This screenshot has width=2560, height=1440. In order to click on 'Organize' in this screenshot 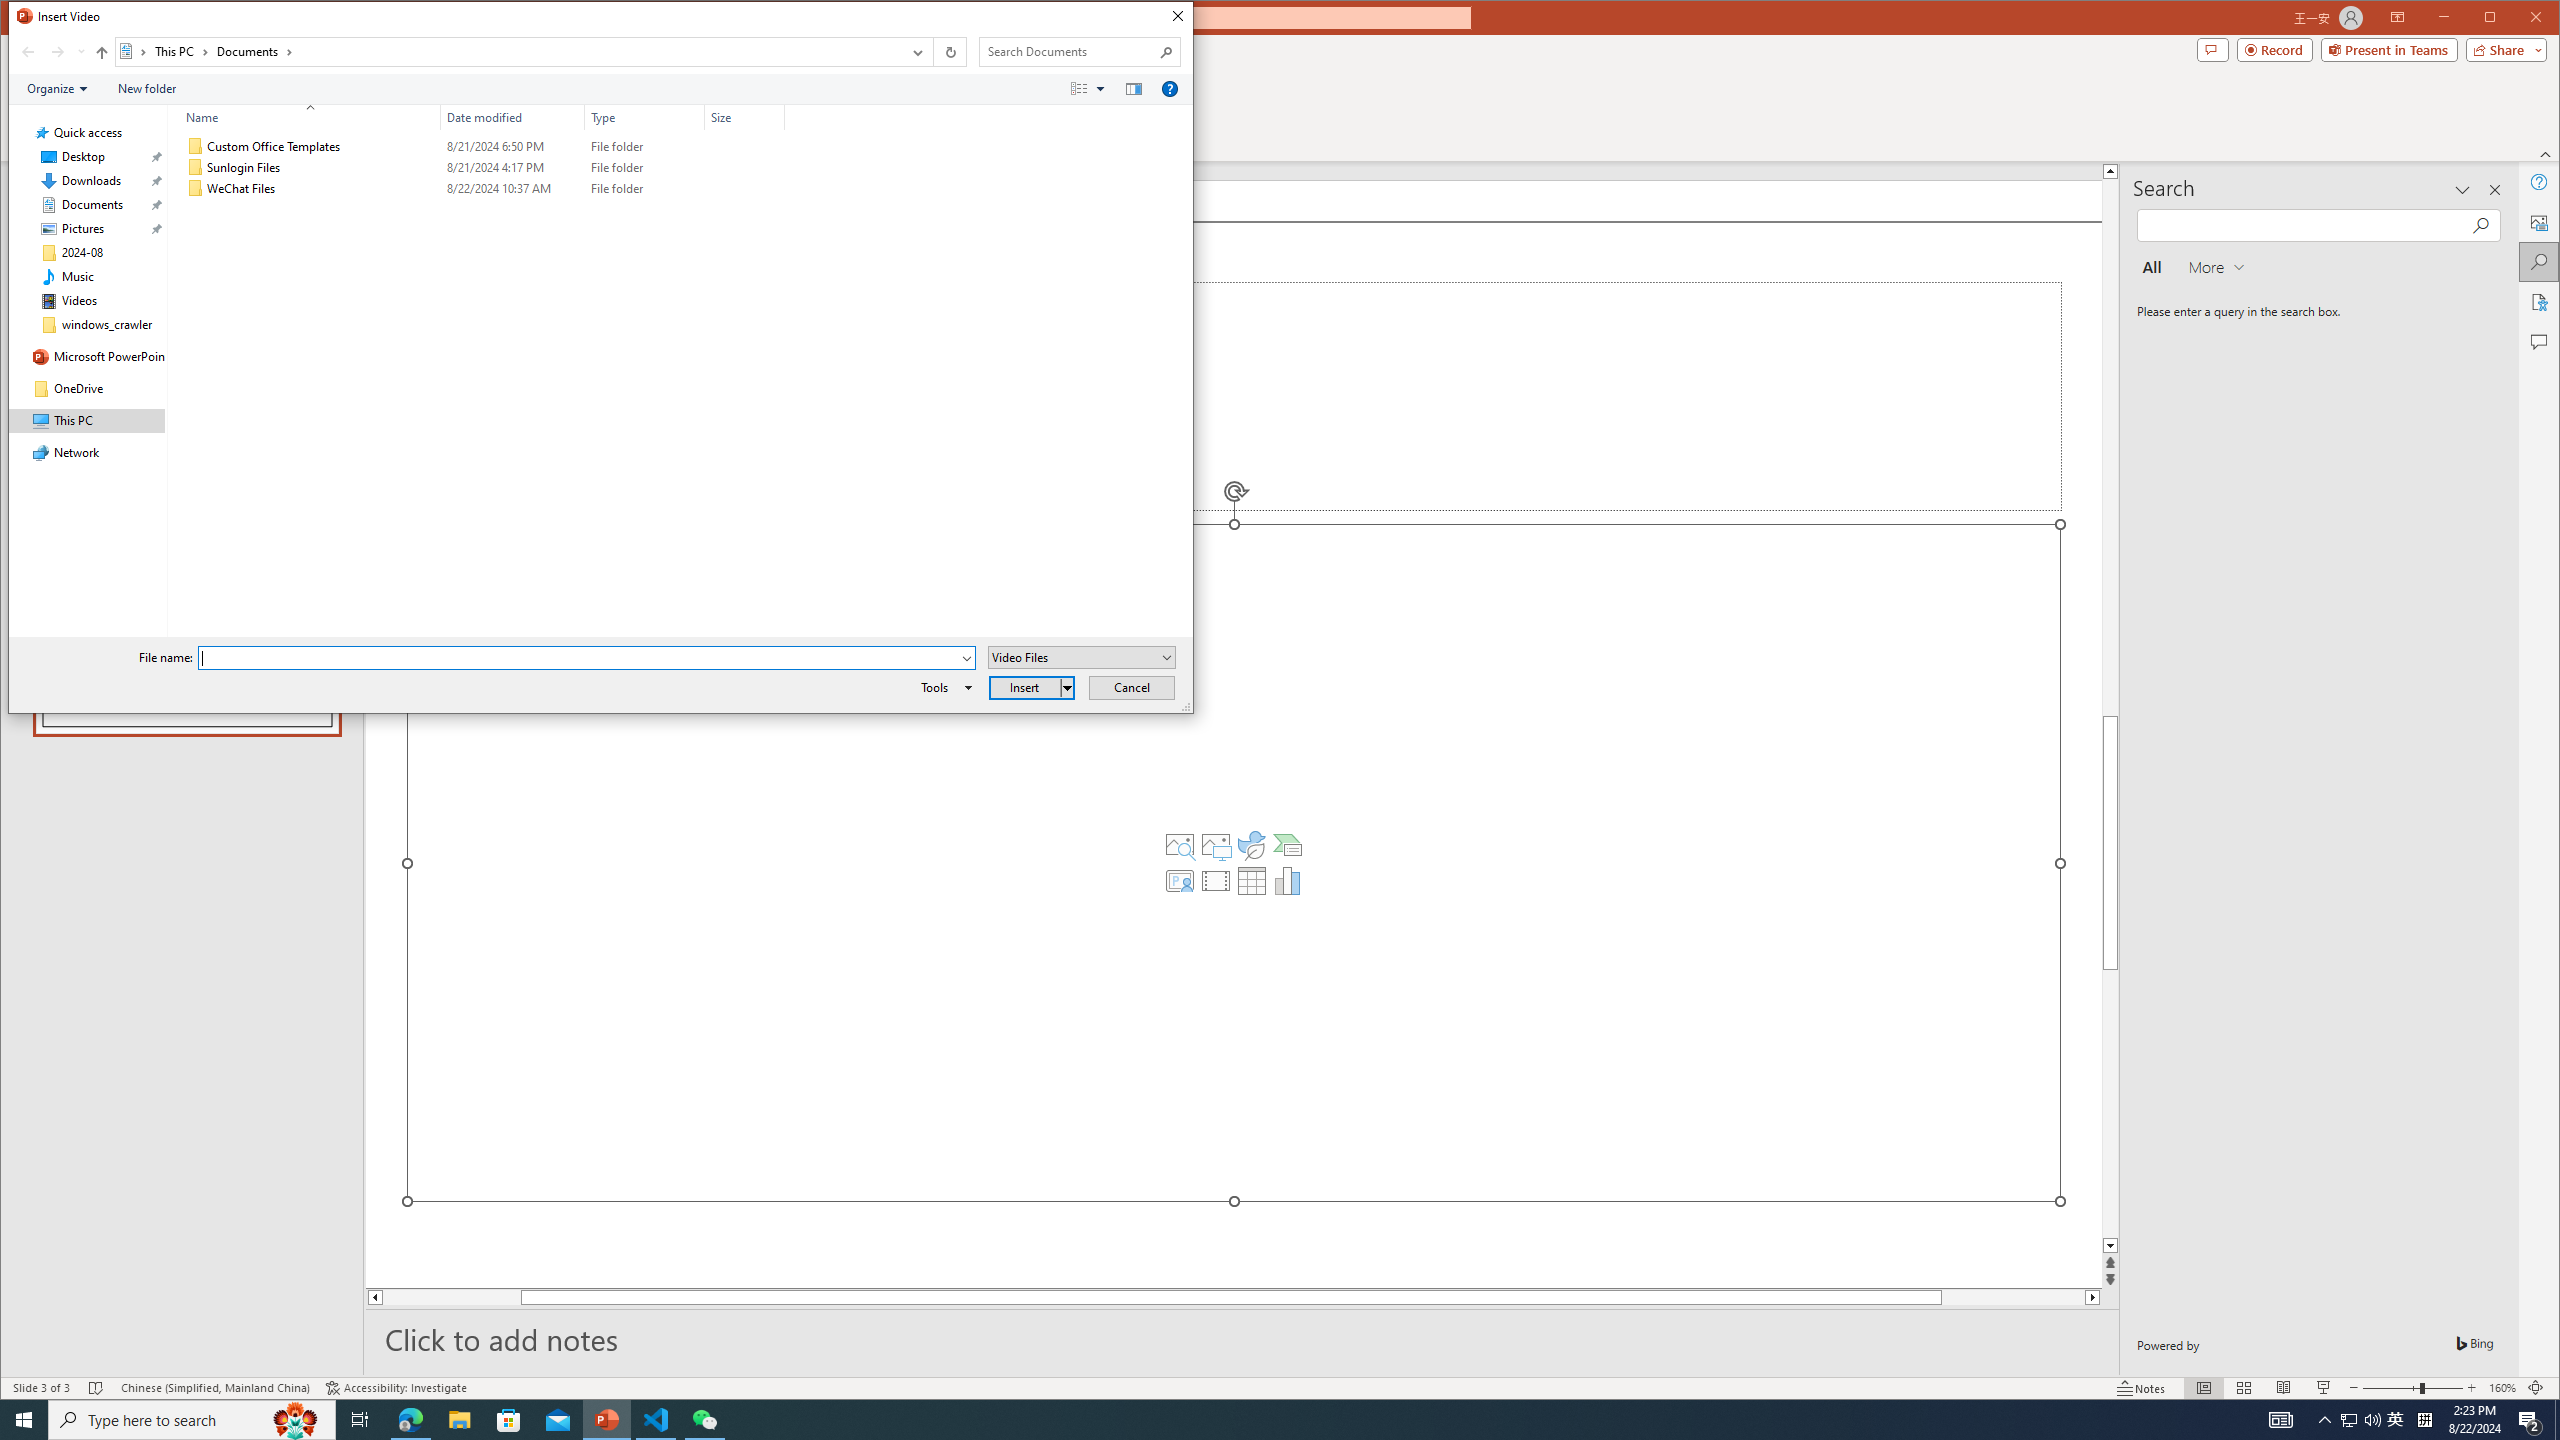, I will do `click(57, 88)`.